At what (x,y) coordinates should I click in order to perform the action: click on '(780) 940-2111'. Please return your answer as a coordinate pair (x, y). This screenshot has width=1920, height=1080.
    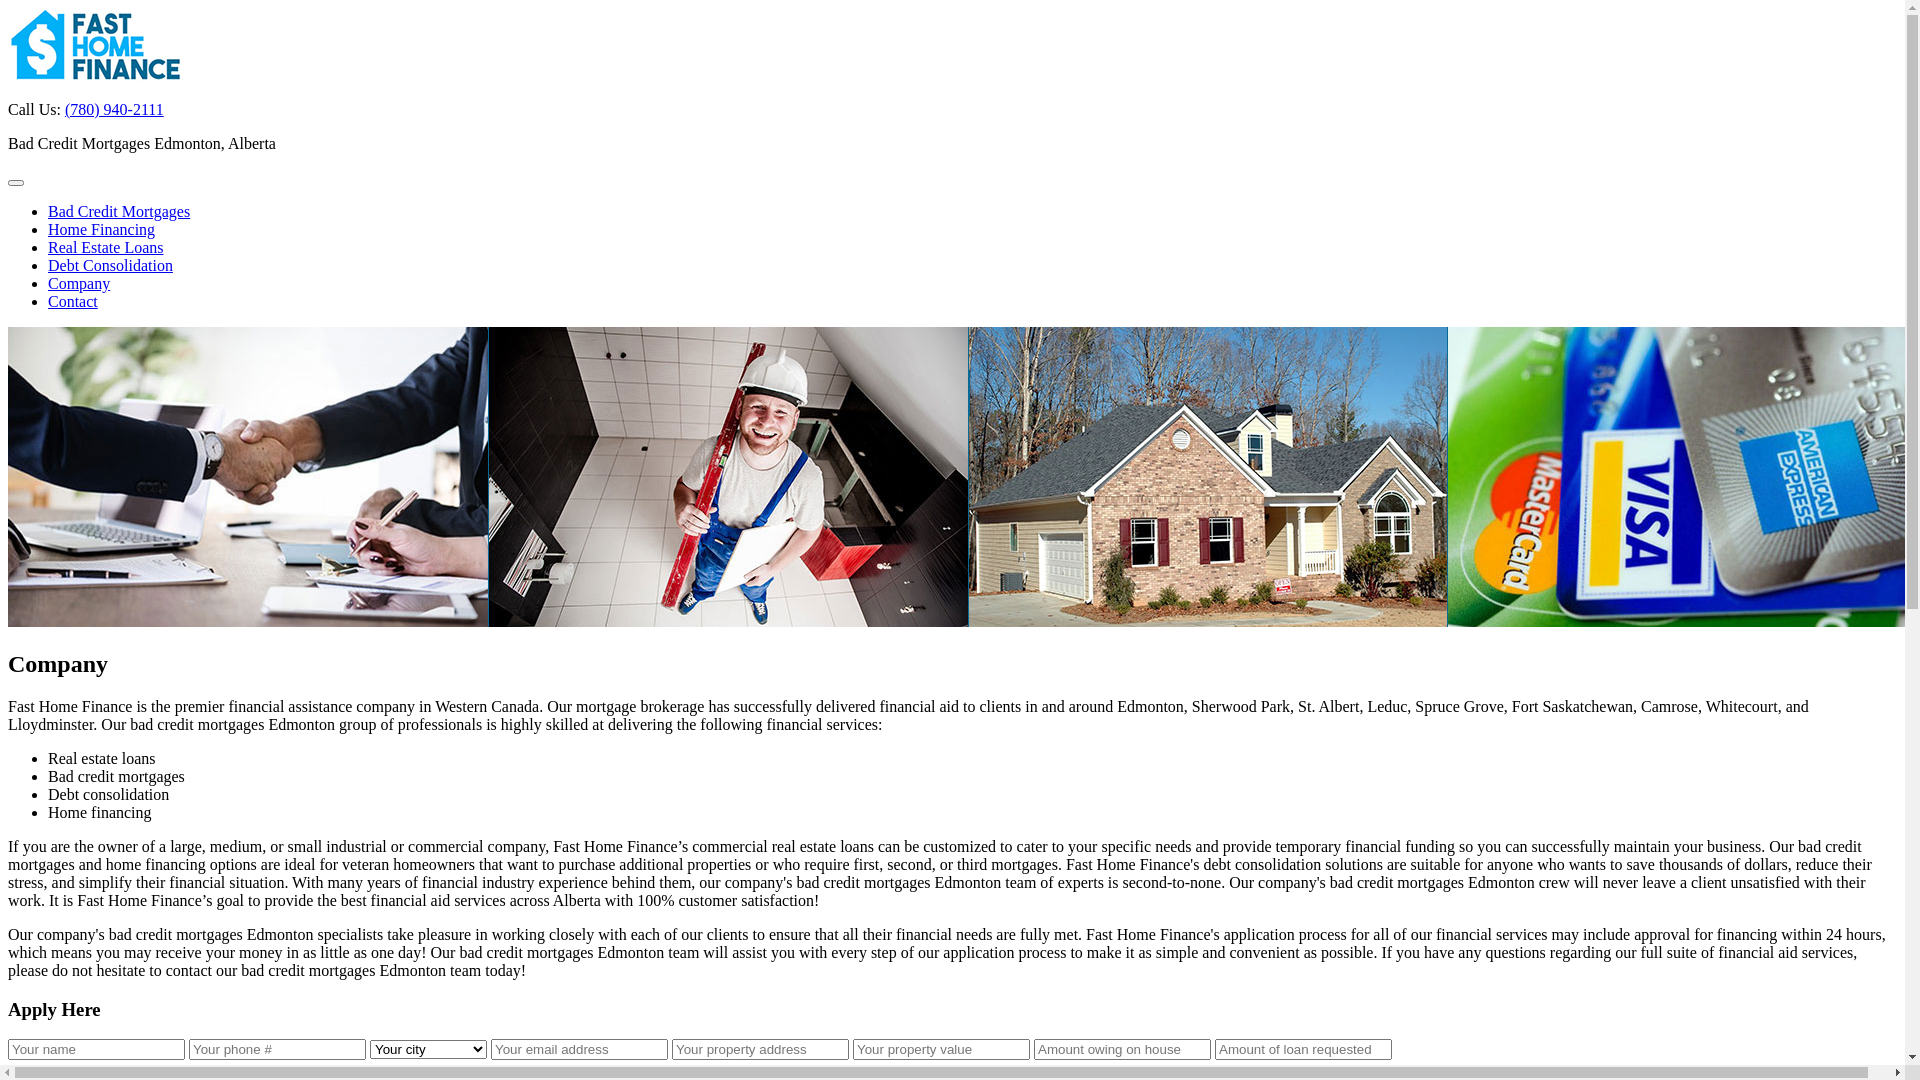
    Looking at the image, I should click on (65, 109).